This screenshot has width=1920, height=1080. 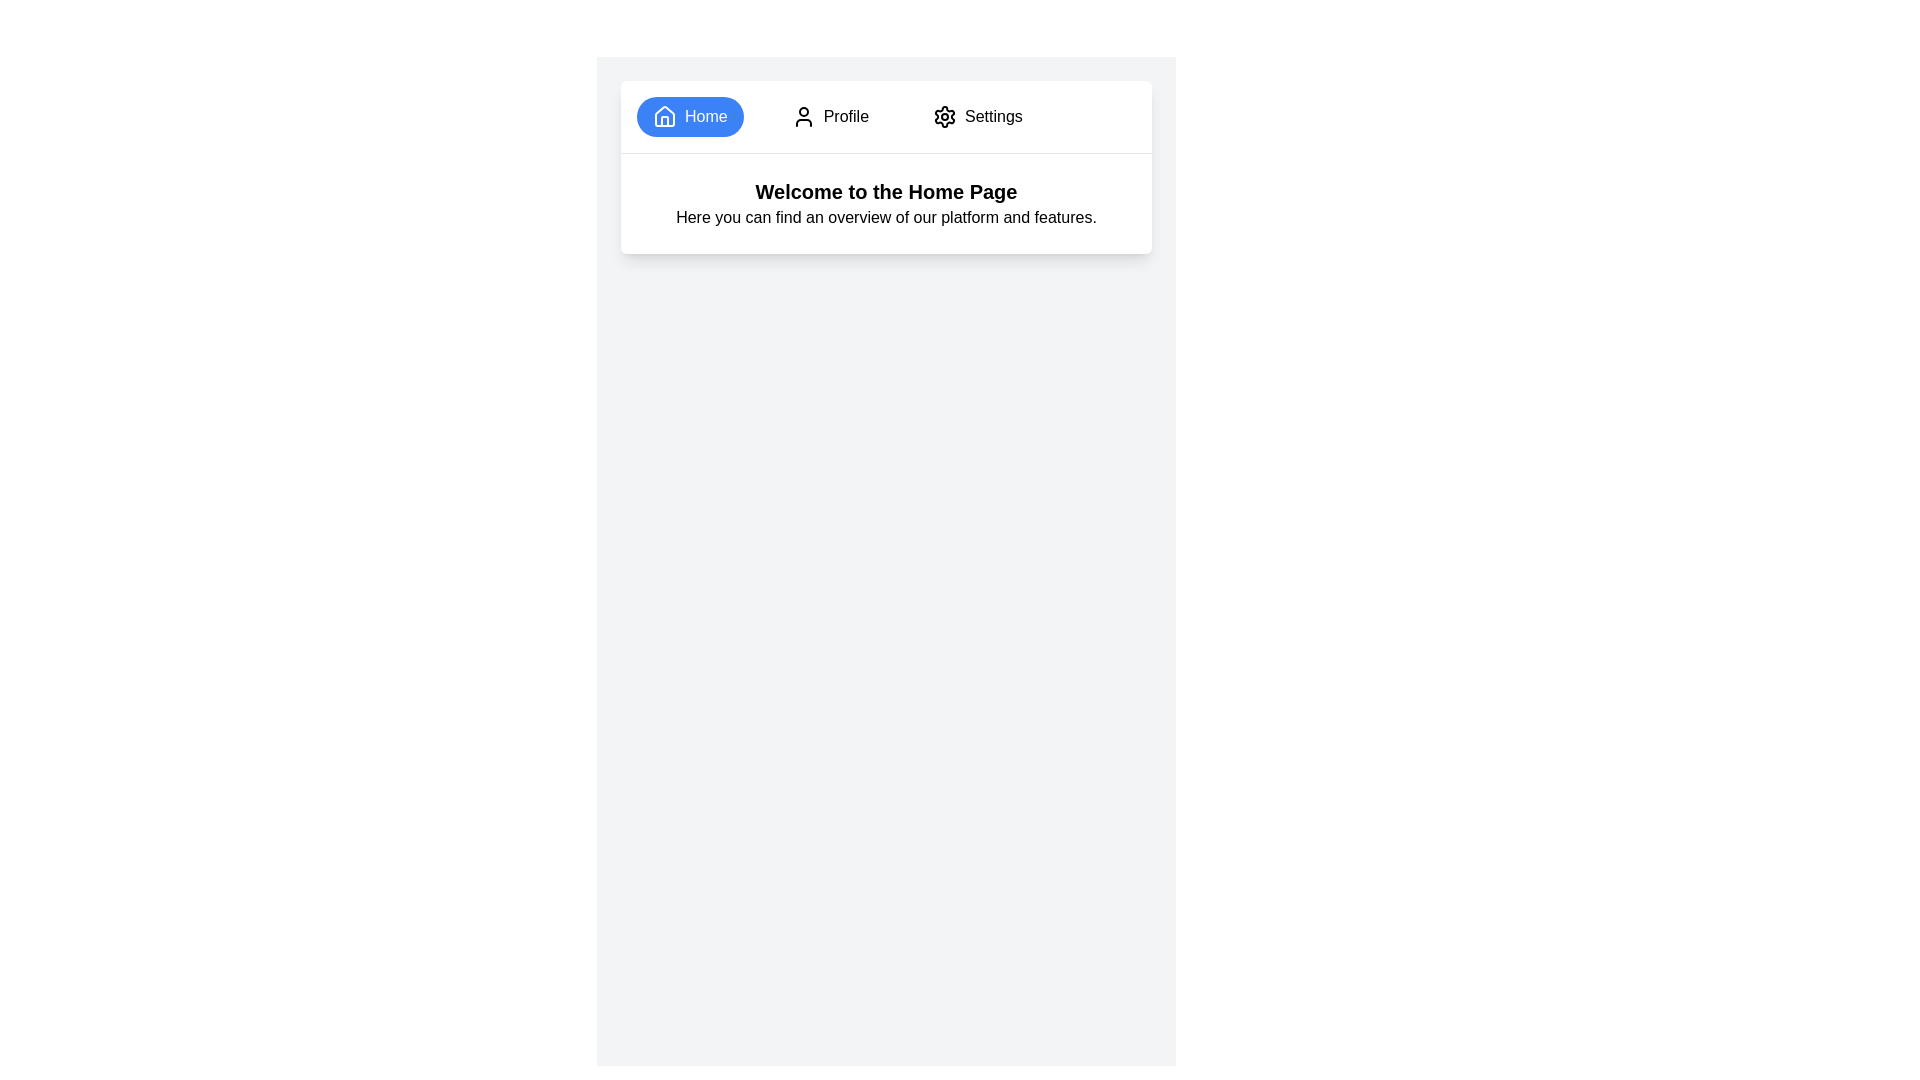 I want to click on the 'Home' icon located in the navigation bar, which signifies the homepage of the application, so click(x=665, y=116).